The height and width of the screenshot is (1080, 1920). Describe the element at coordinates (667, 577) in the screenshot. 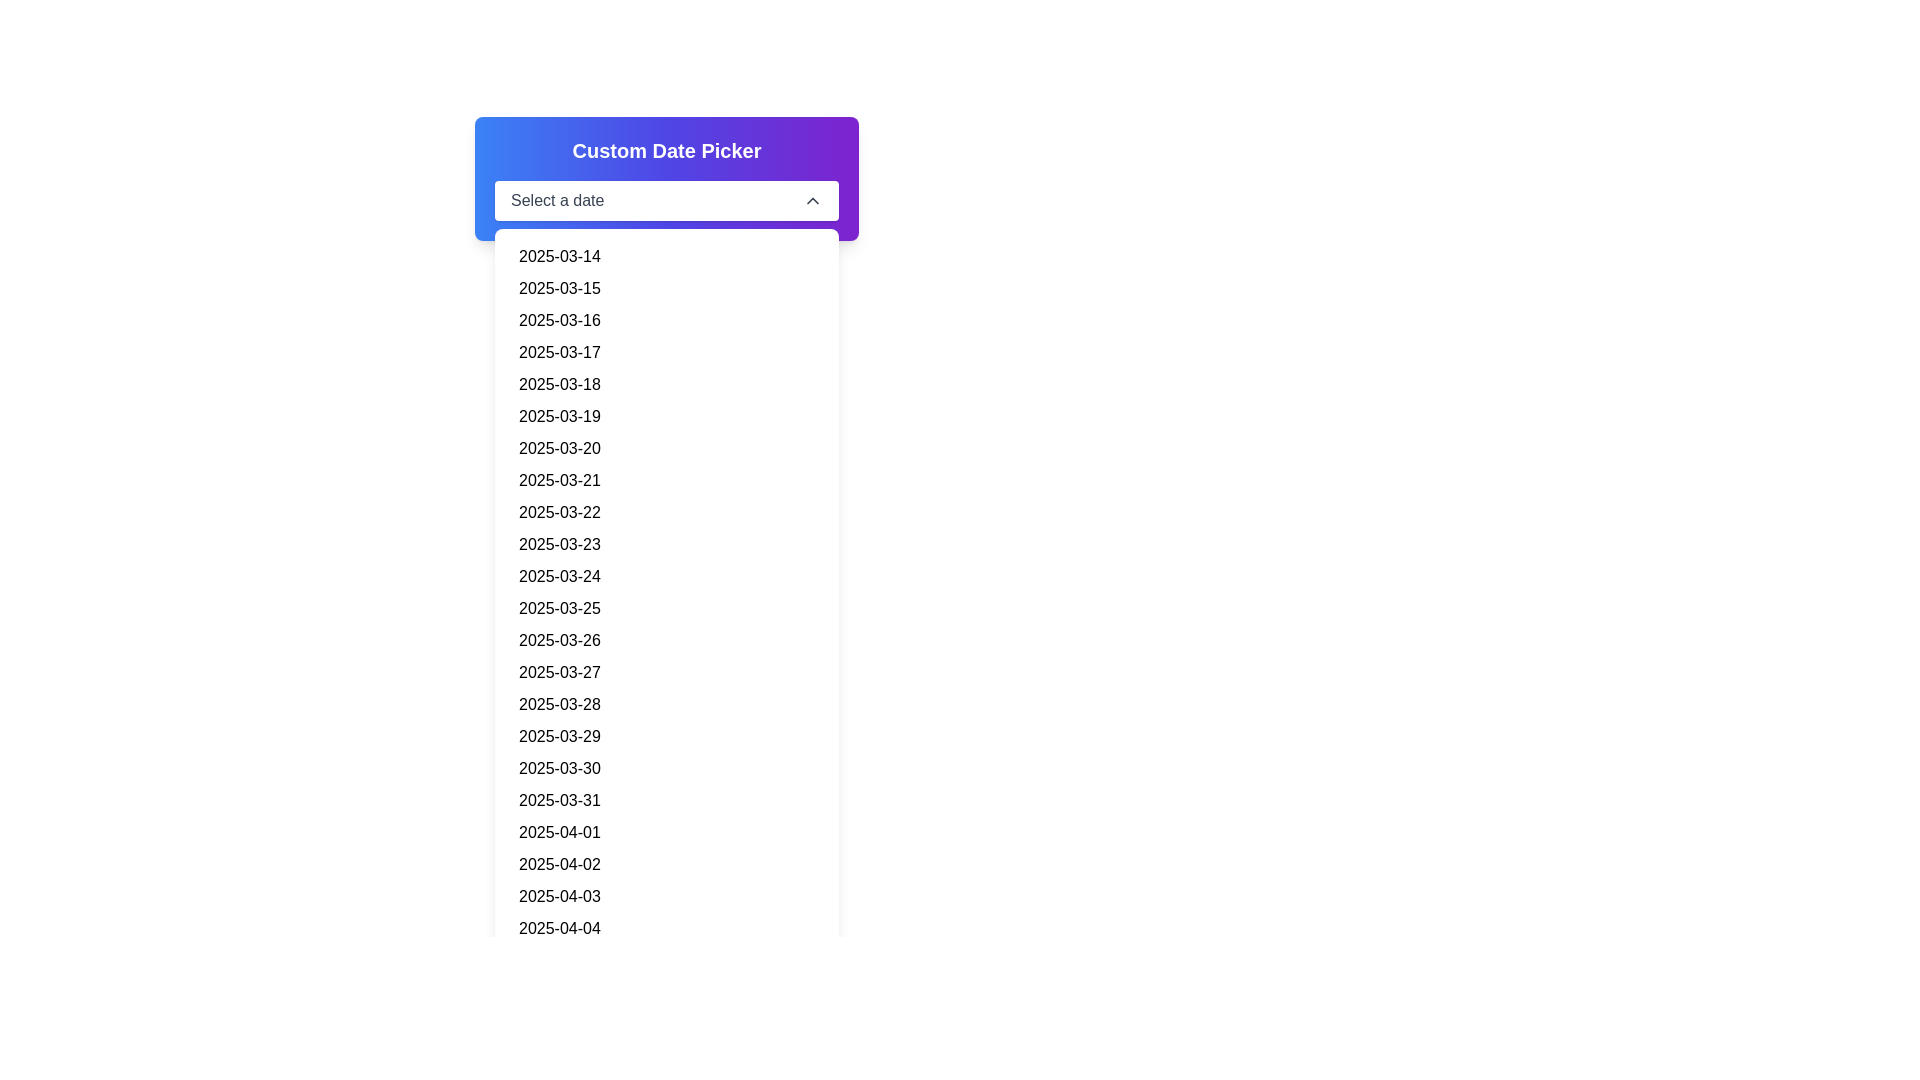

I see `to select the date '2025-03-24' in the dropdown list item, which is the 11th item in the vertical list of dates` at that location.